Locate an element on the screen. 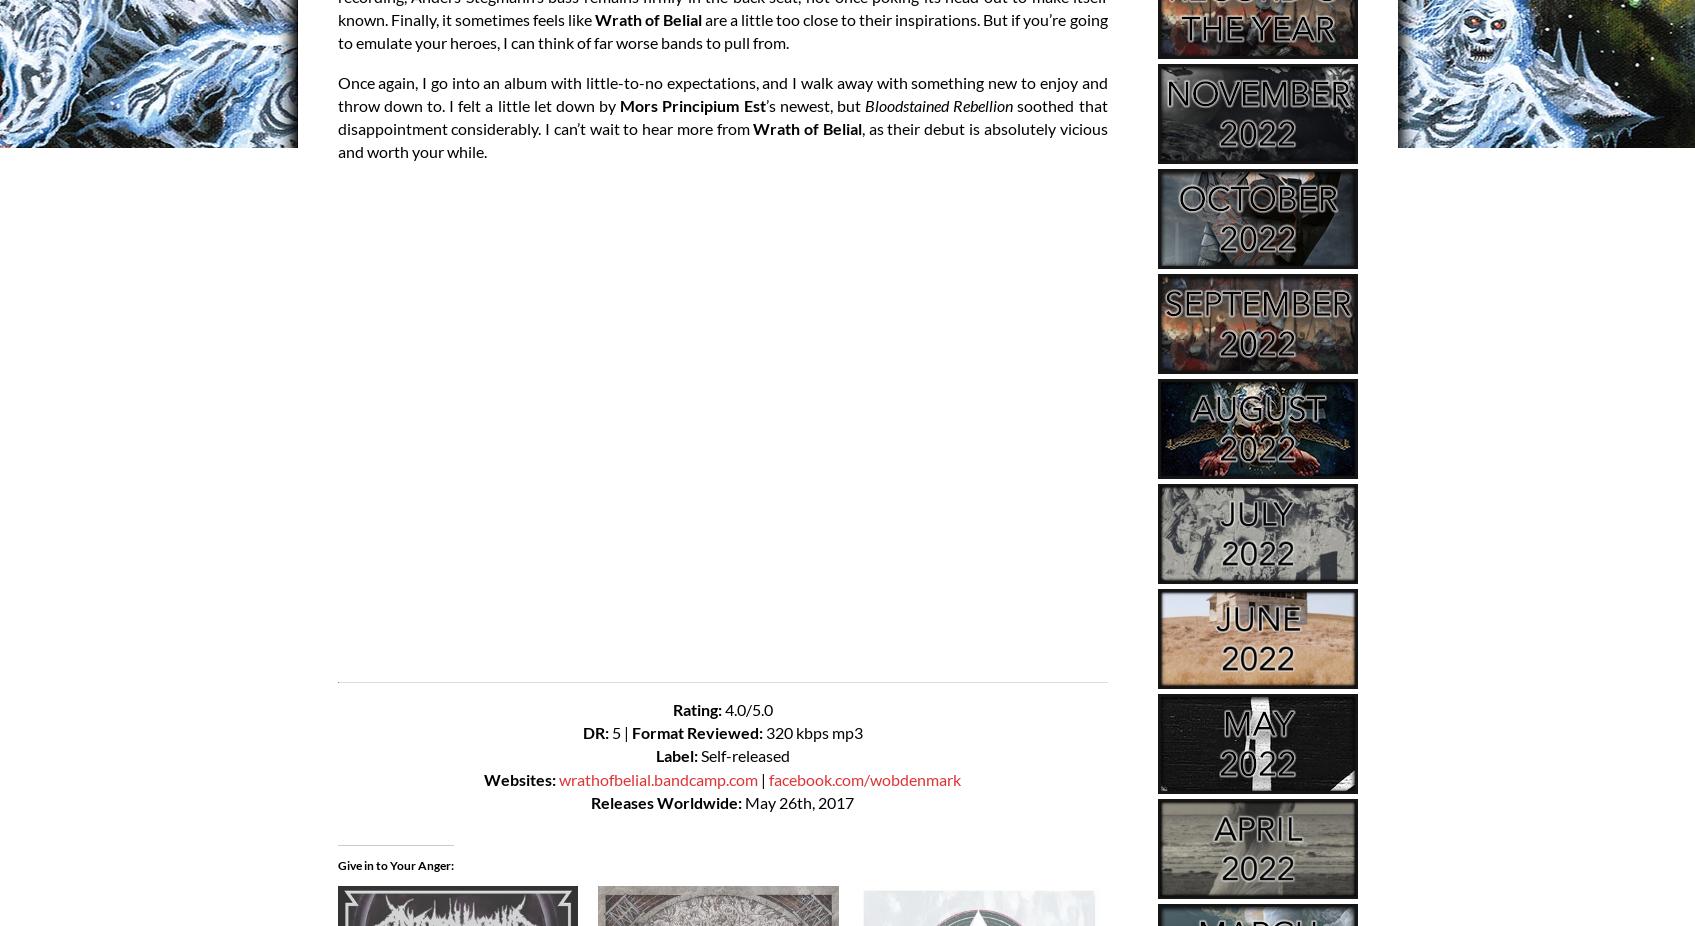 Image resolution: width=1695 pixels, height=926 pixels. 'wrathofbelial.bandcamp.com' is located at coordinates (658, 779).